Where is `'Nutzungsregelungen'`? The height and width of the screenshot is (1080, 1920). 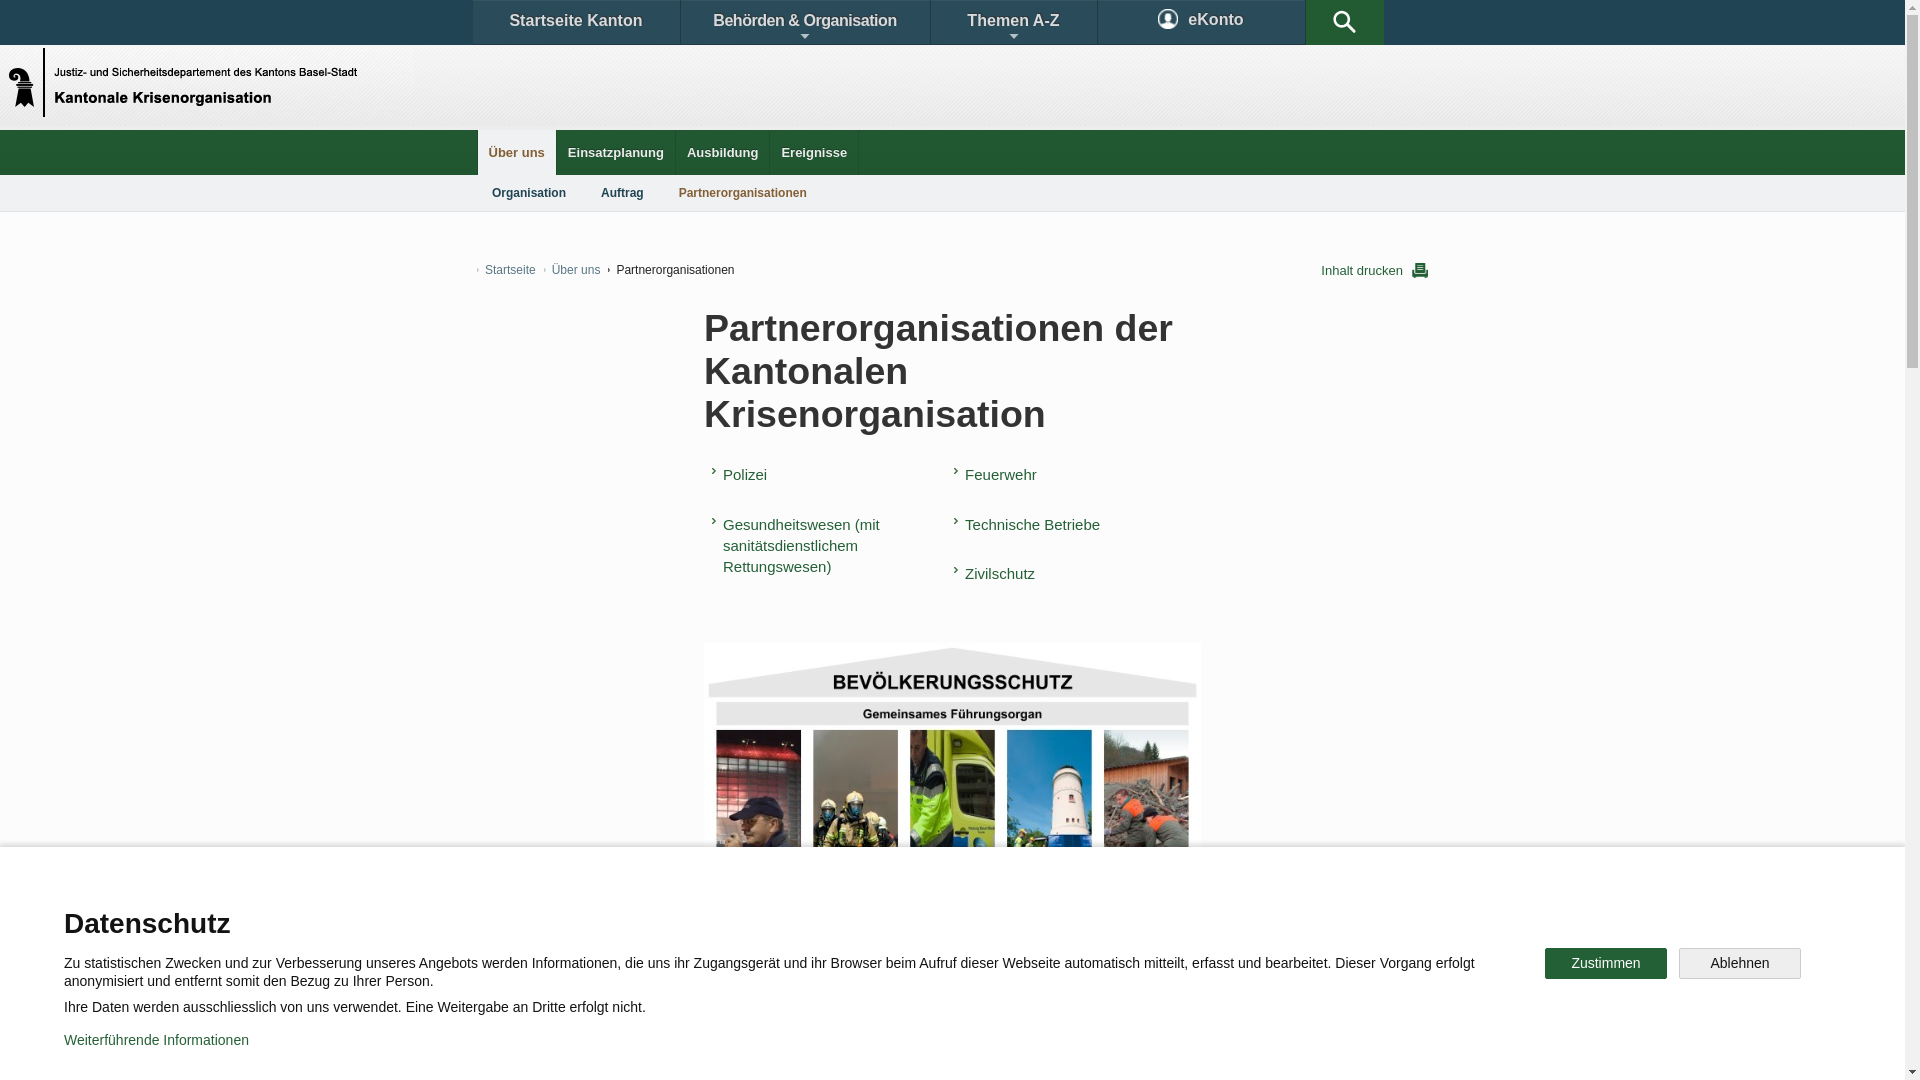
'Nutzungsregelungen' is located at coordinates (716, 1049).